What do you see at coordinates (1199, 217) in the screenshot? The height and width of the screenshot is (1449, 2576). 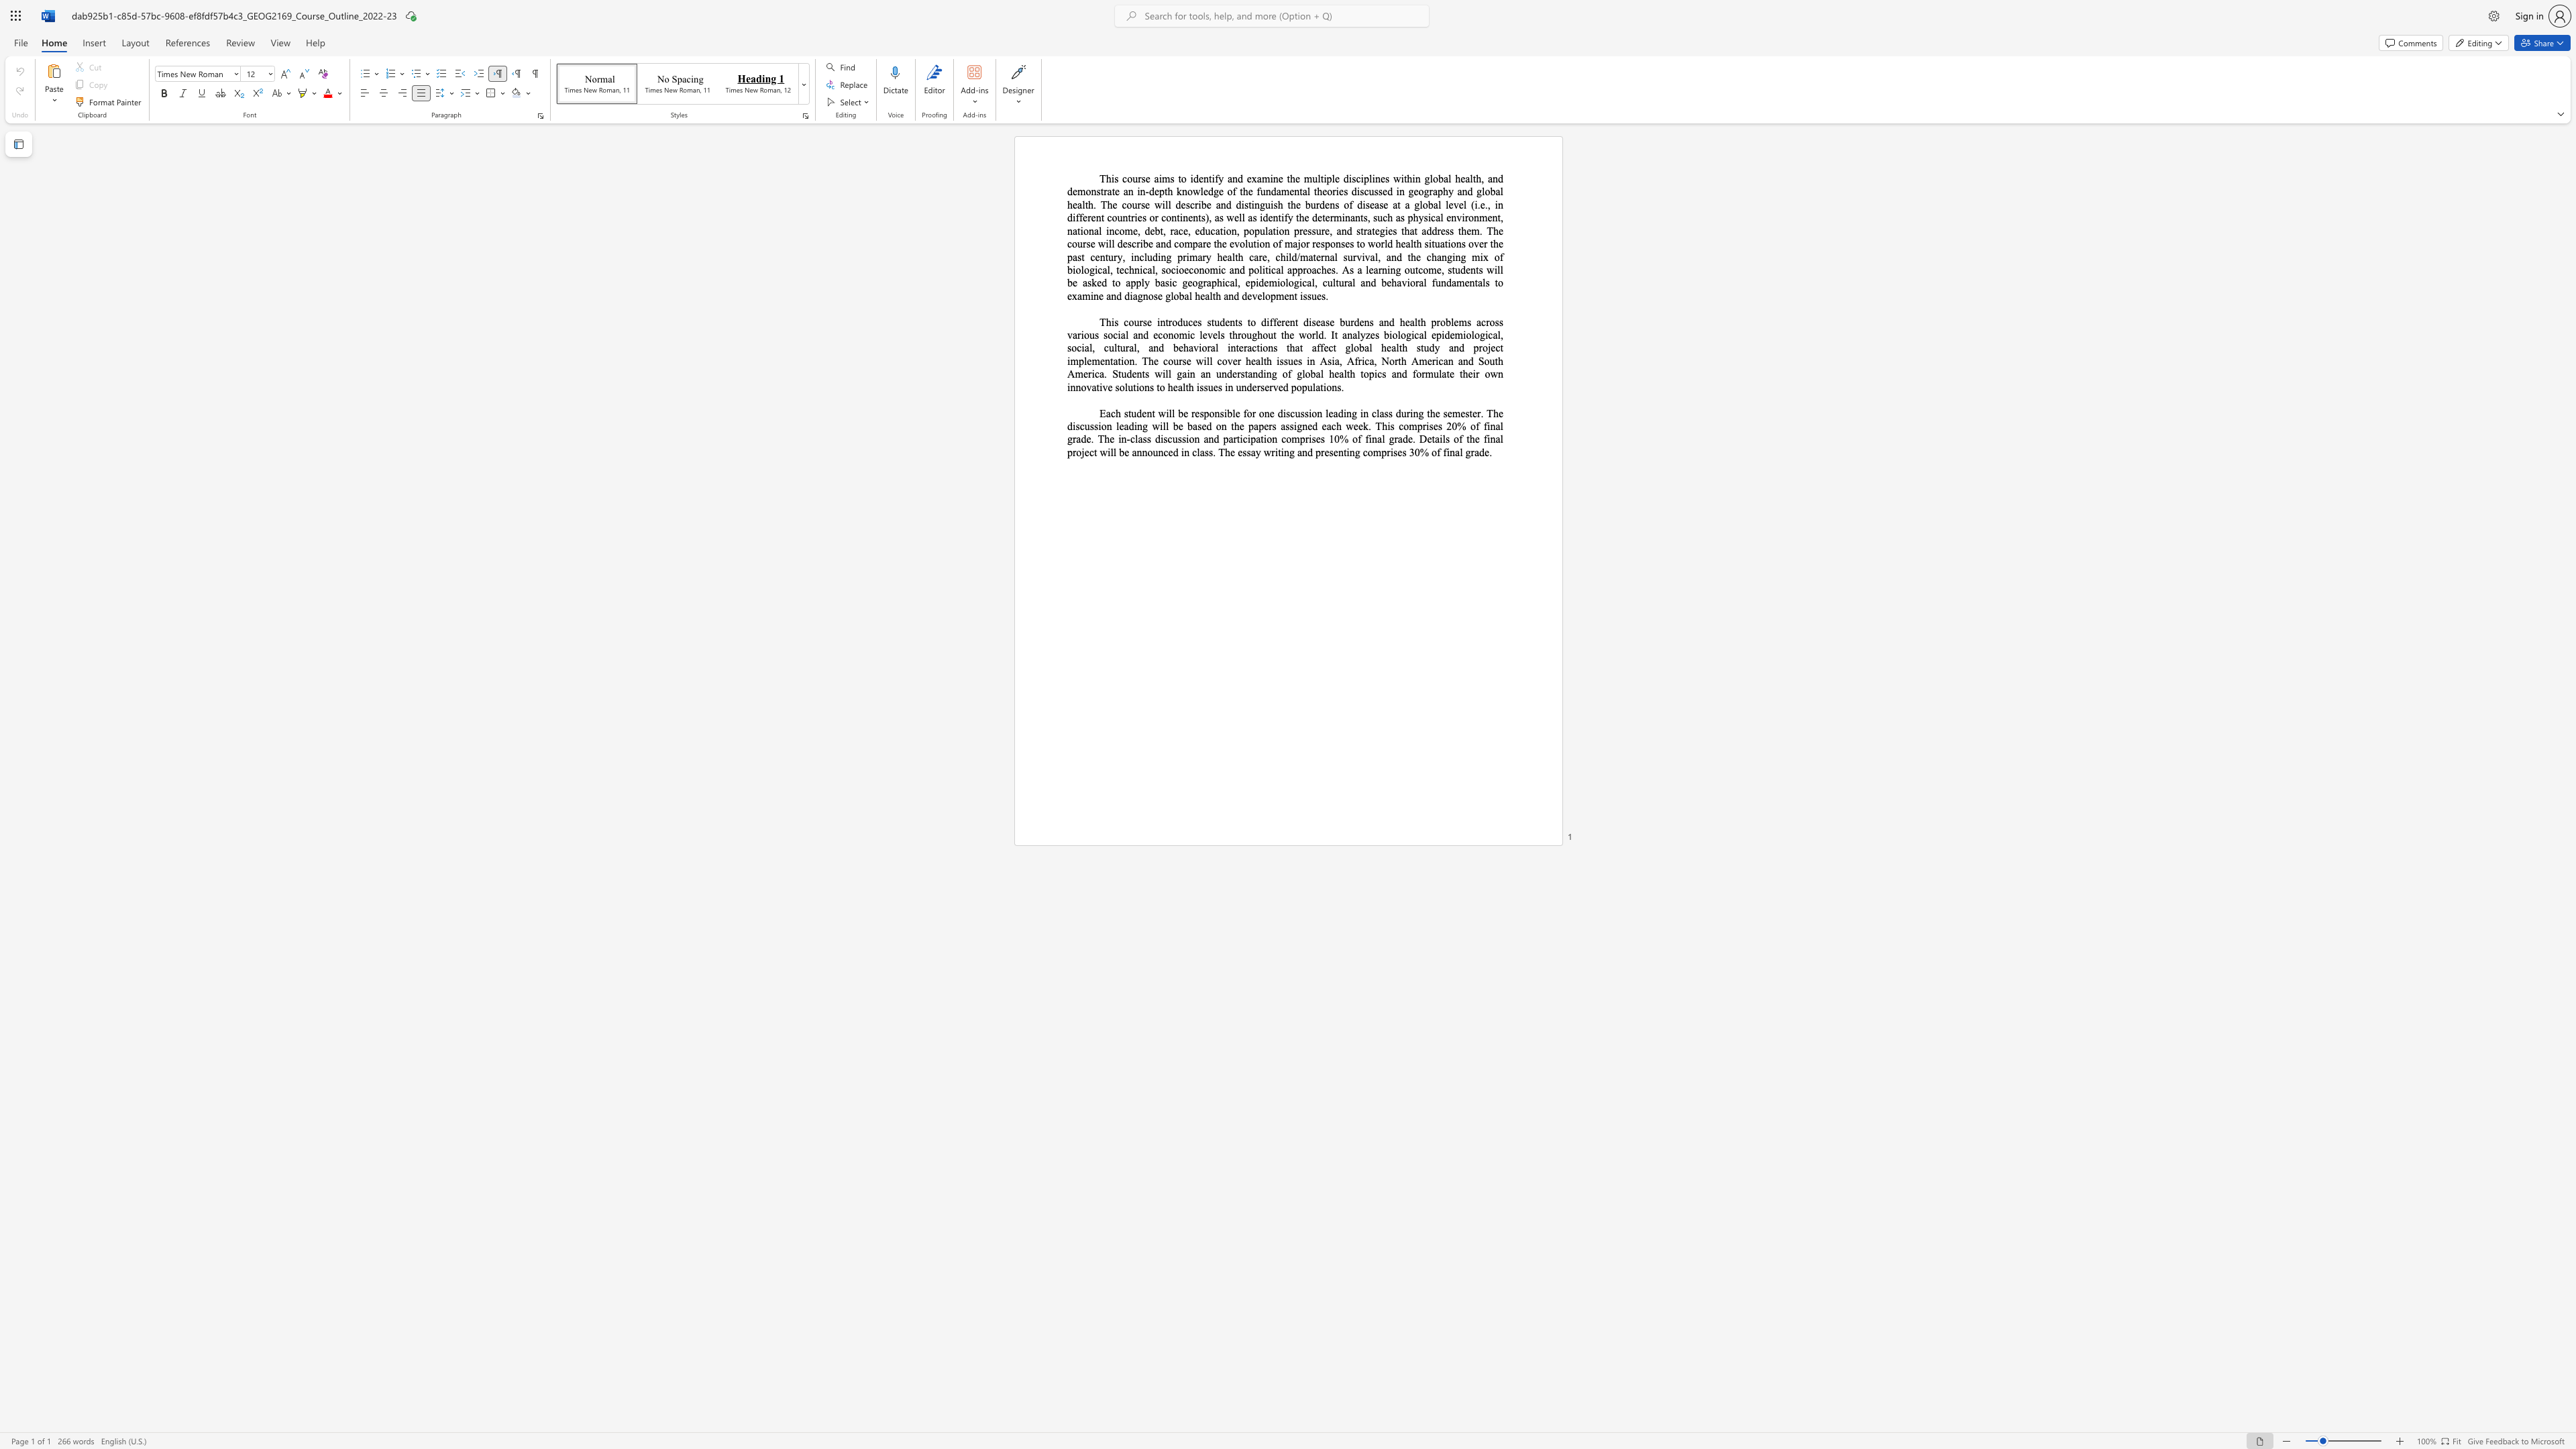 I see `the 2th character "t" in the text` at bounding box center [1199, 217].